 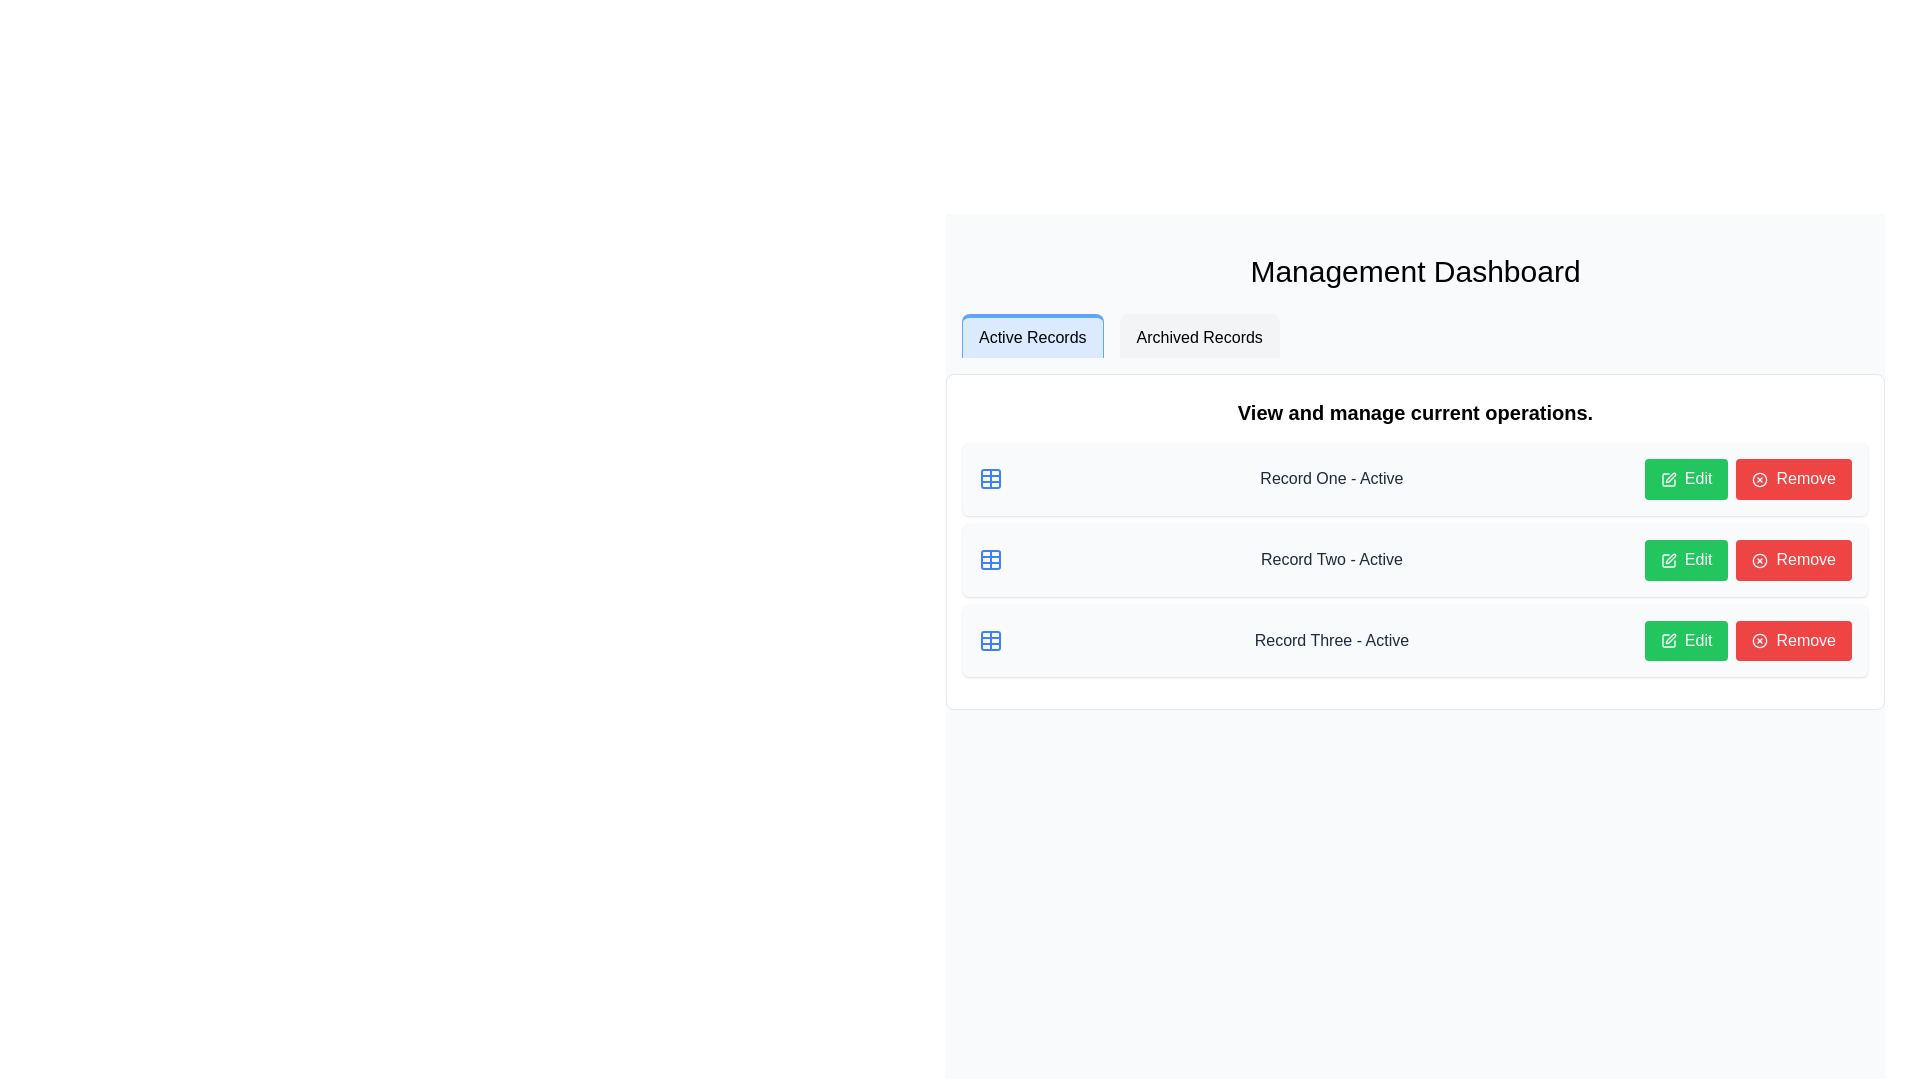 What do you see at coordinates (1331, 640) in the screenshot?
I see `the descriptive label 'Record Three - Active', which is styled with medium-weight font and positioned in the third row of the 'Active Records' section, centered in the row` at bounding box center [1331, 640].